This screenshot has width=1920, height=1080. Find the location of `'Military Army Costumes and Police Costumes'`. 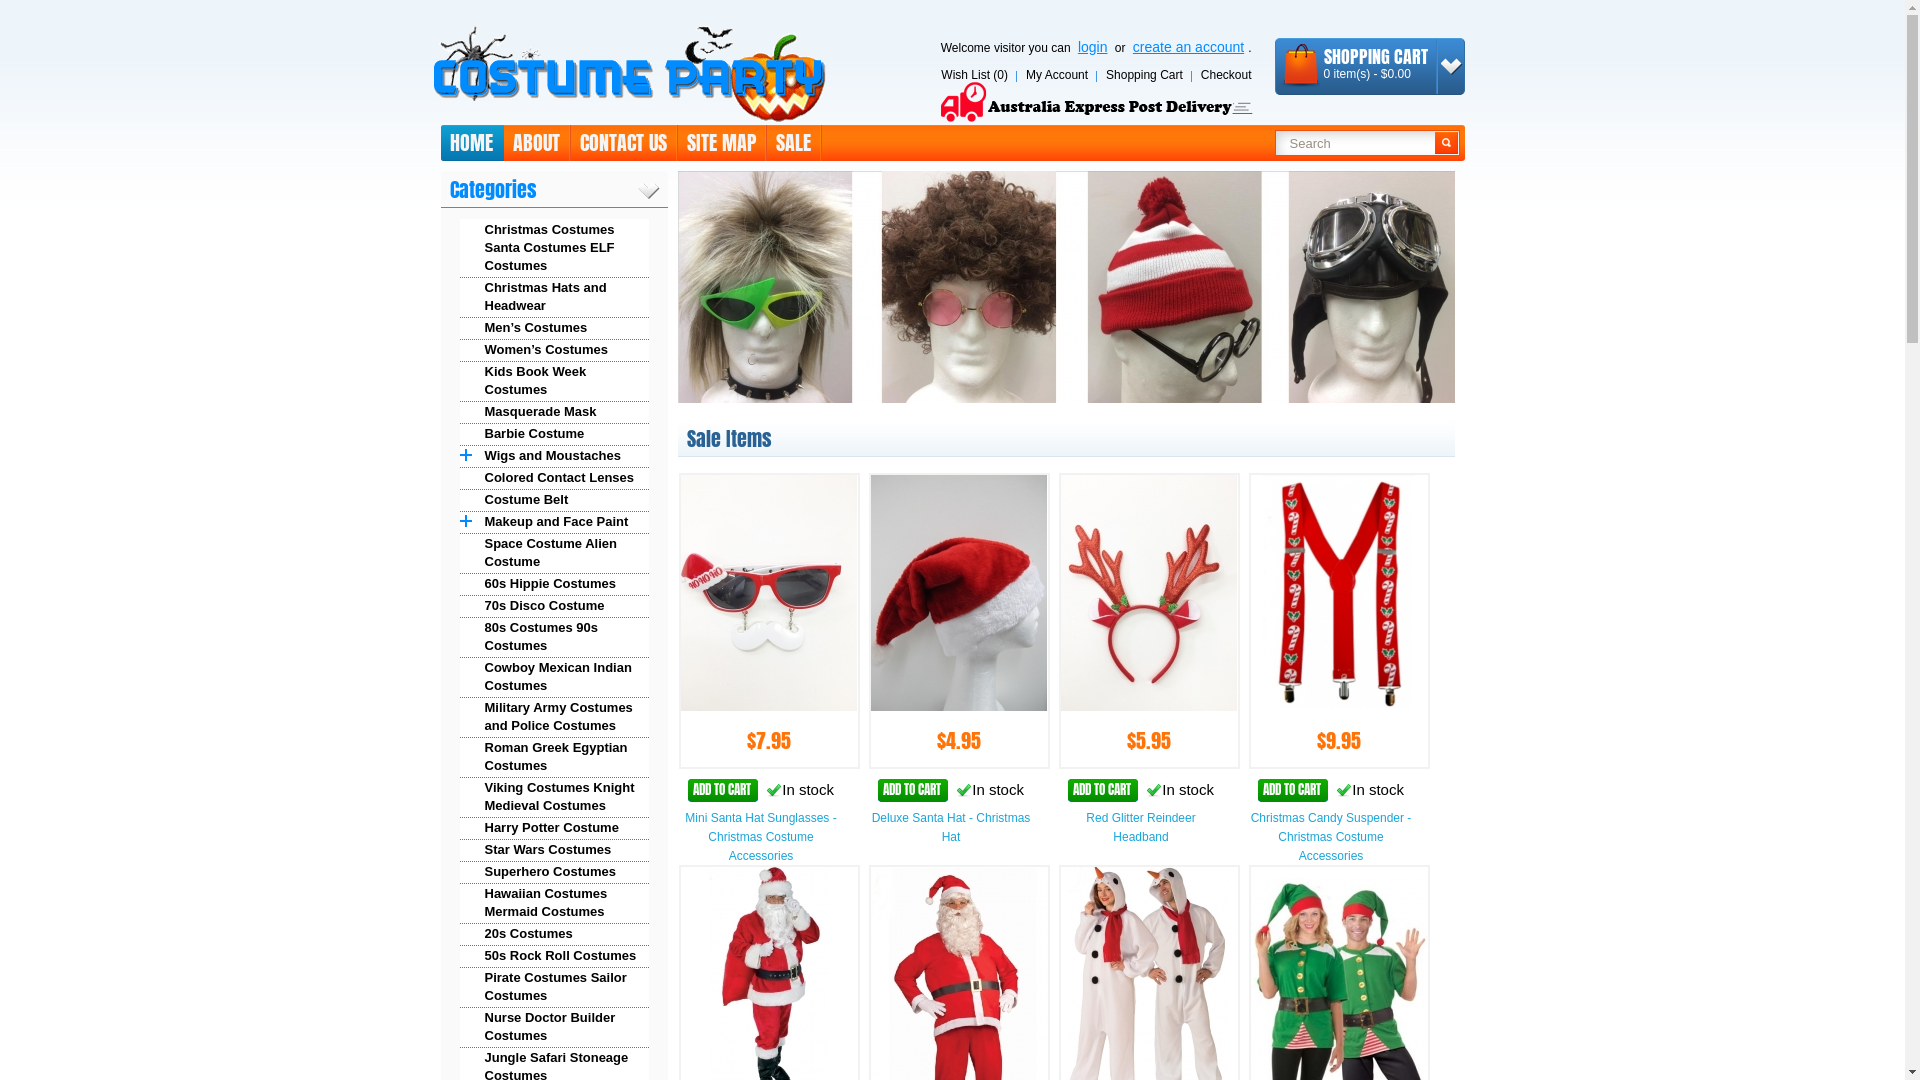

'Military Army Costumes and Police Costumes' is located at coordinates (554, 716).